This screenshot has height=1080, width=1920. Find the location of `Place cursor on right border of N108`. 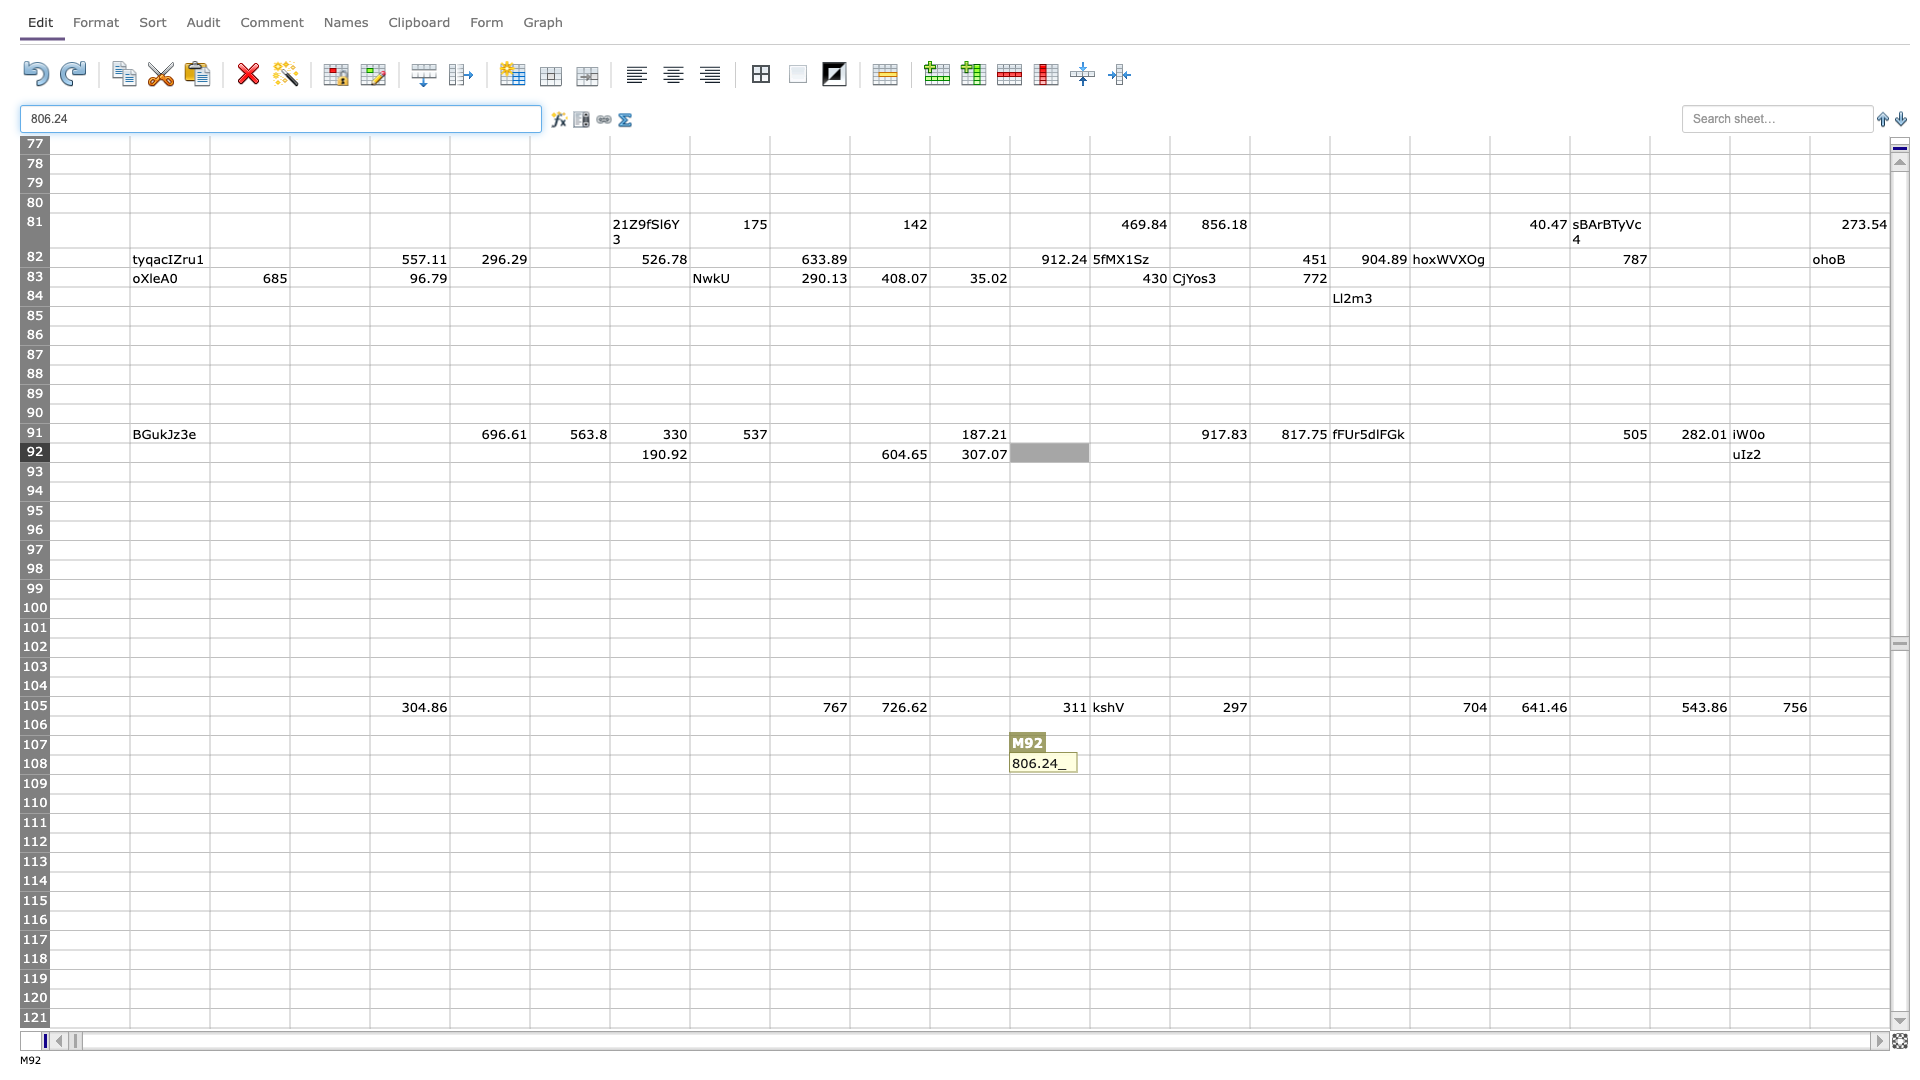

Place cursor on right border of N108 is located at coordinates (1170, 764).